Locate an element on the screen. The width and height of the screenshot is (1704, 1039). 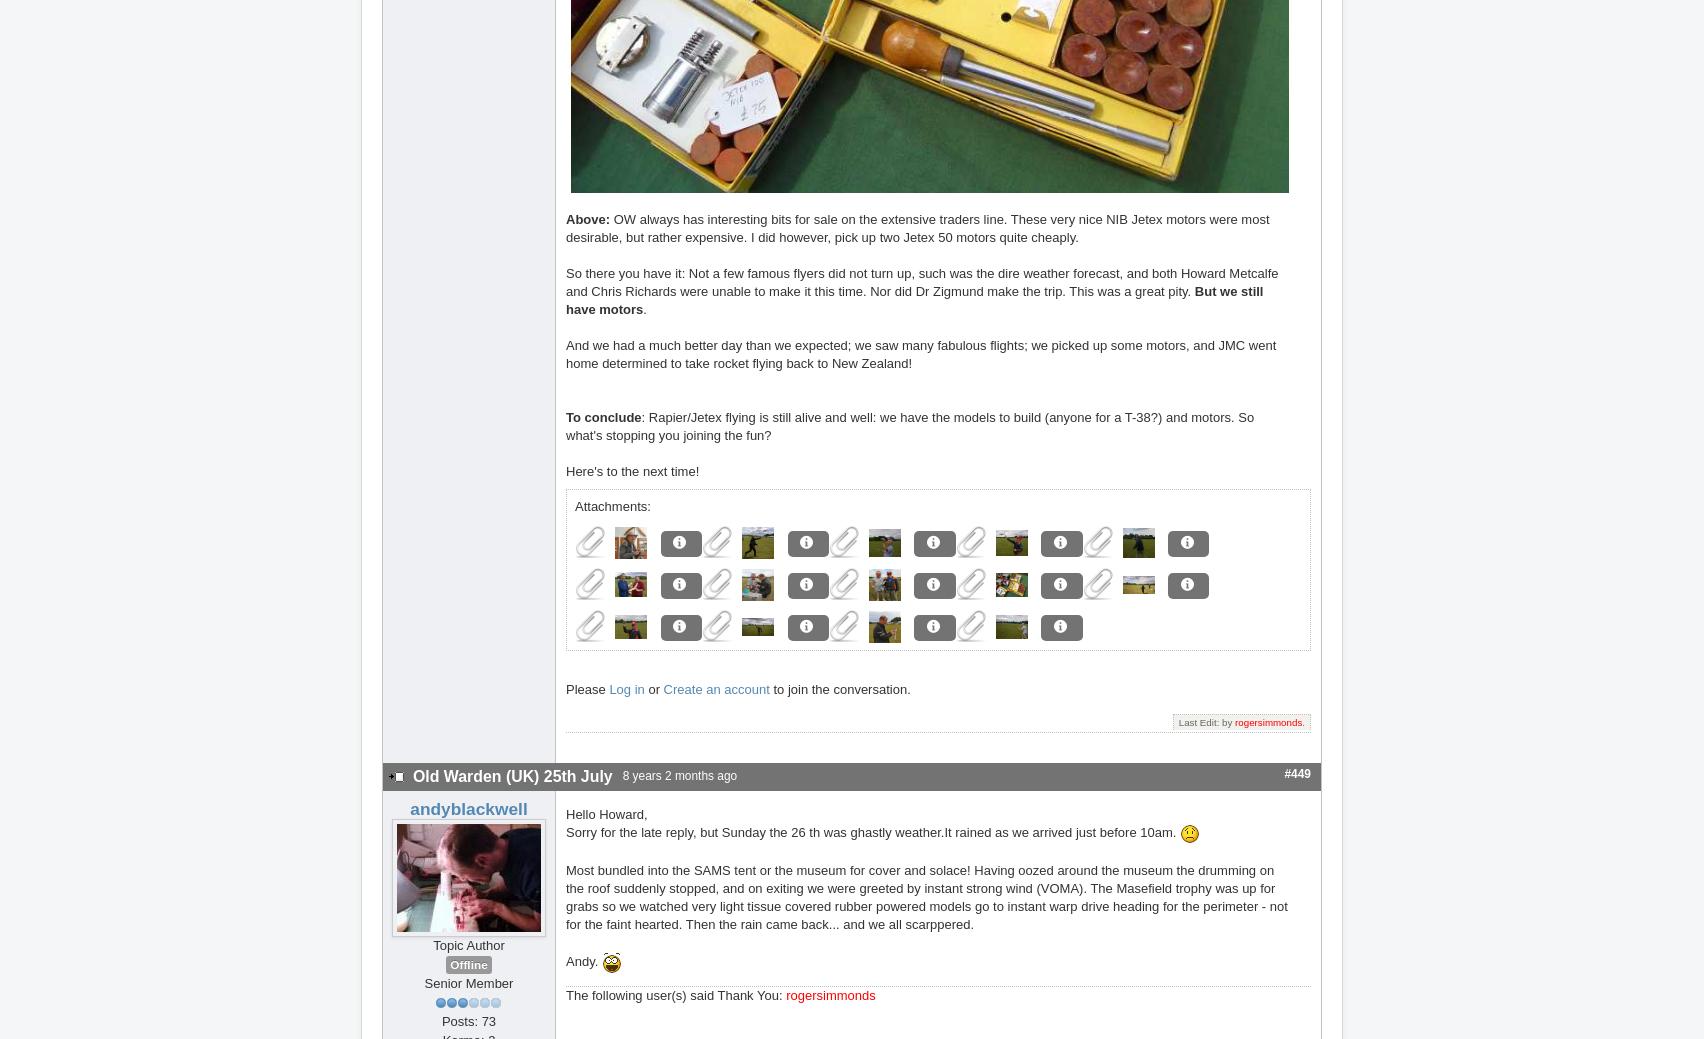
'Most bundled into the SAMS tent or the museum for cover and solace! Having oozed around the museum the drumming on the roof suddenly stopped, and on exiting we were greeted by instant strong wind (VOMA). The Masefield trophy was up for grabs so we watched very light tissue covered rubber powered models go to instant warp drive heading for the perimeter - not for the faint hearted. Then the rain came back... and we all scarppered.' is located at coordinates (926, 896).